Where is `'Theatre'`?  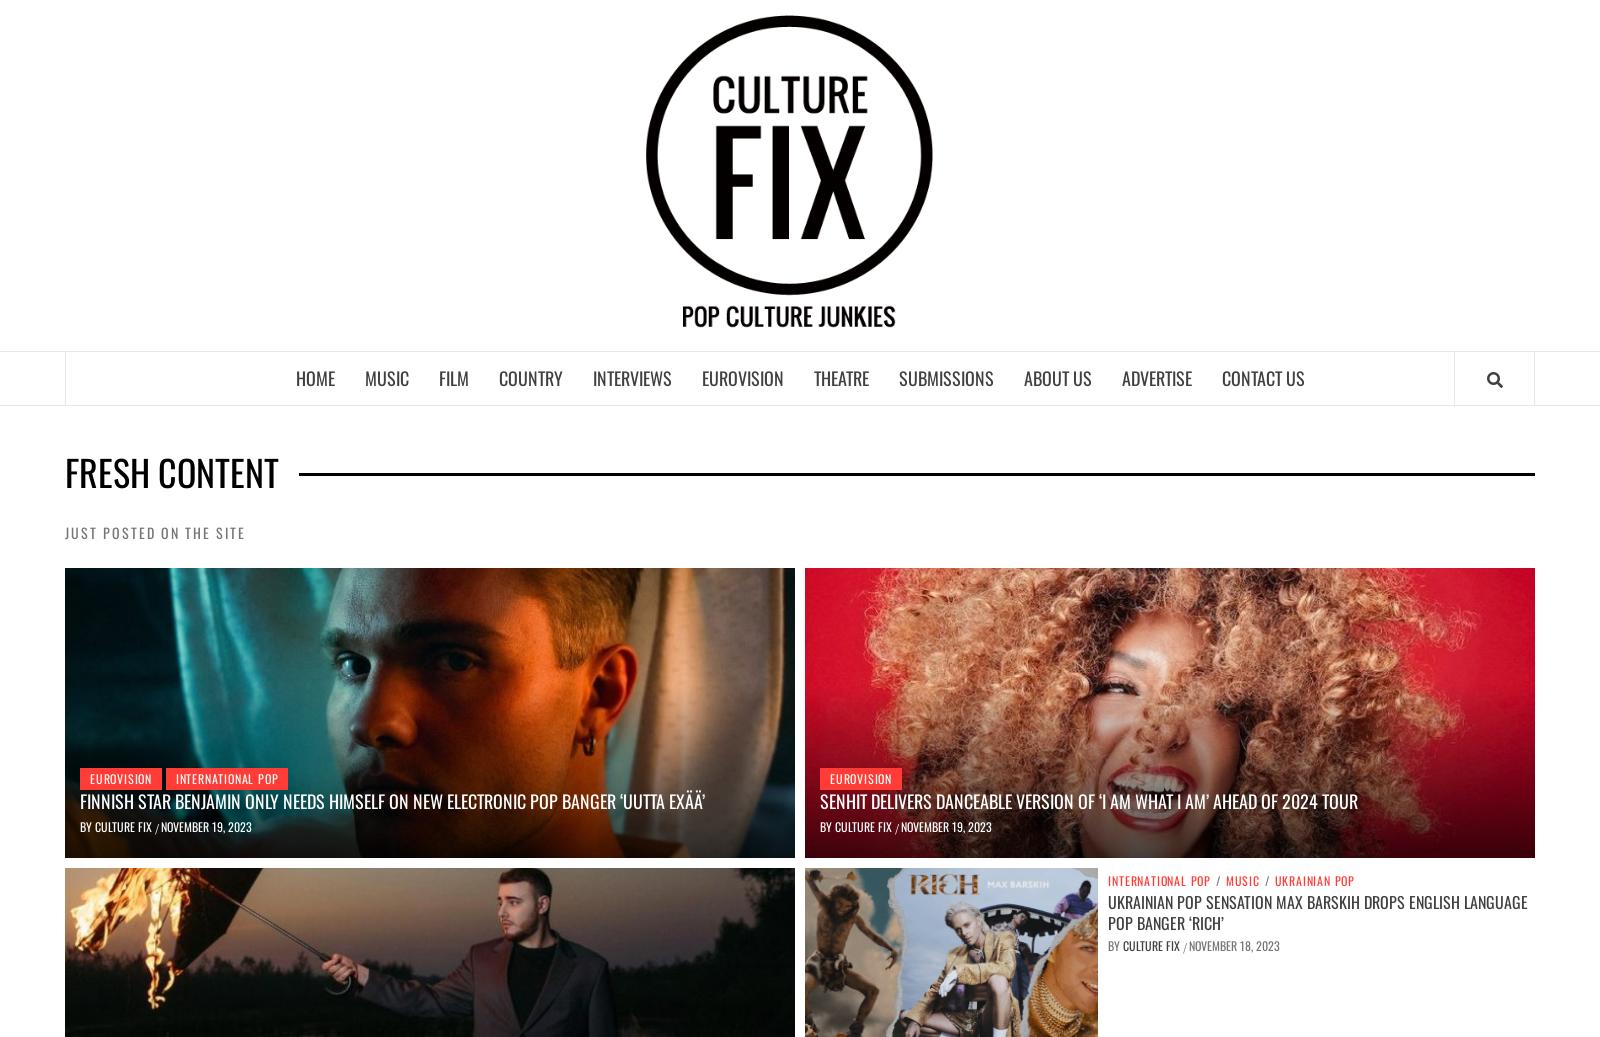
'Theatre' is located at coordinates (839, 376).